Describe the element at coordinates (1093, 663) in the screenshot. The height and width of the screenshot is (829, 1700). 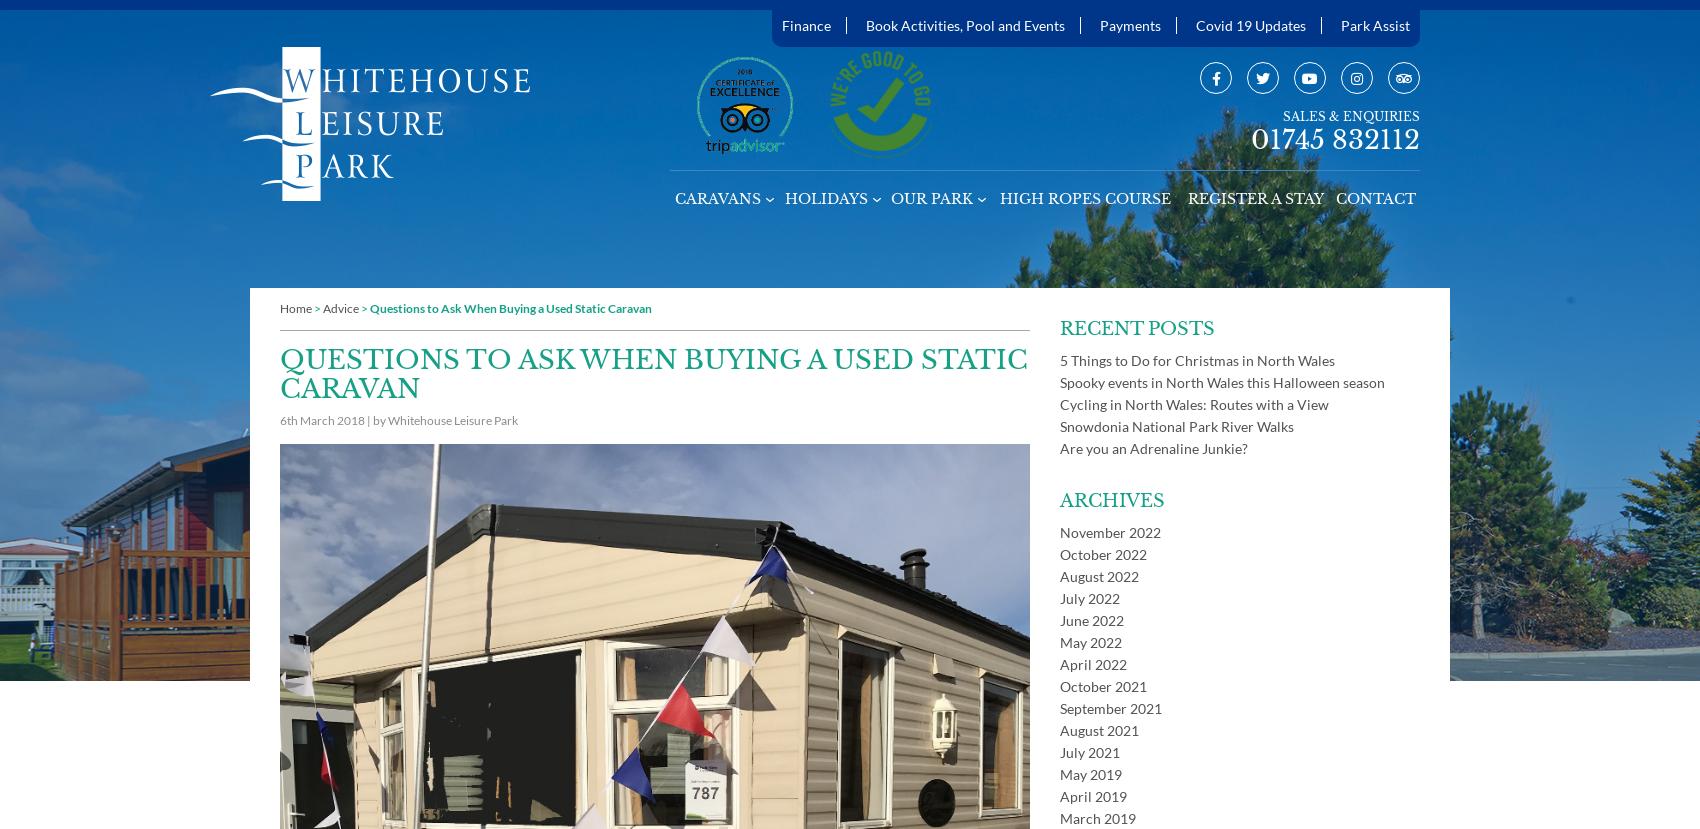
I see `'April 2022'` at that location.